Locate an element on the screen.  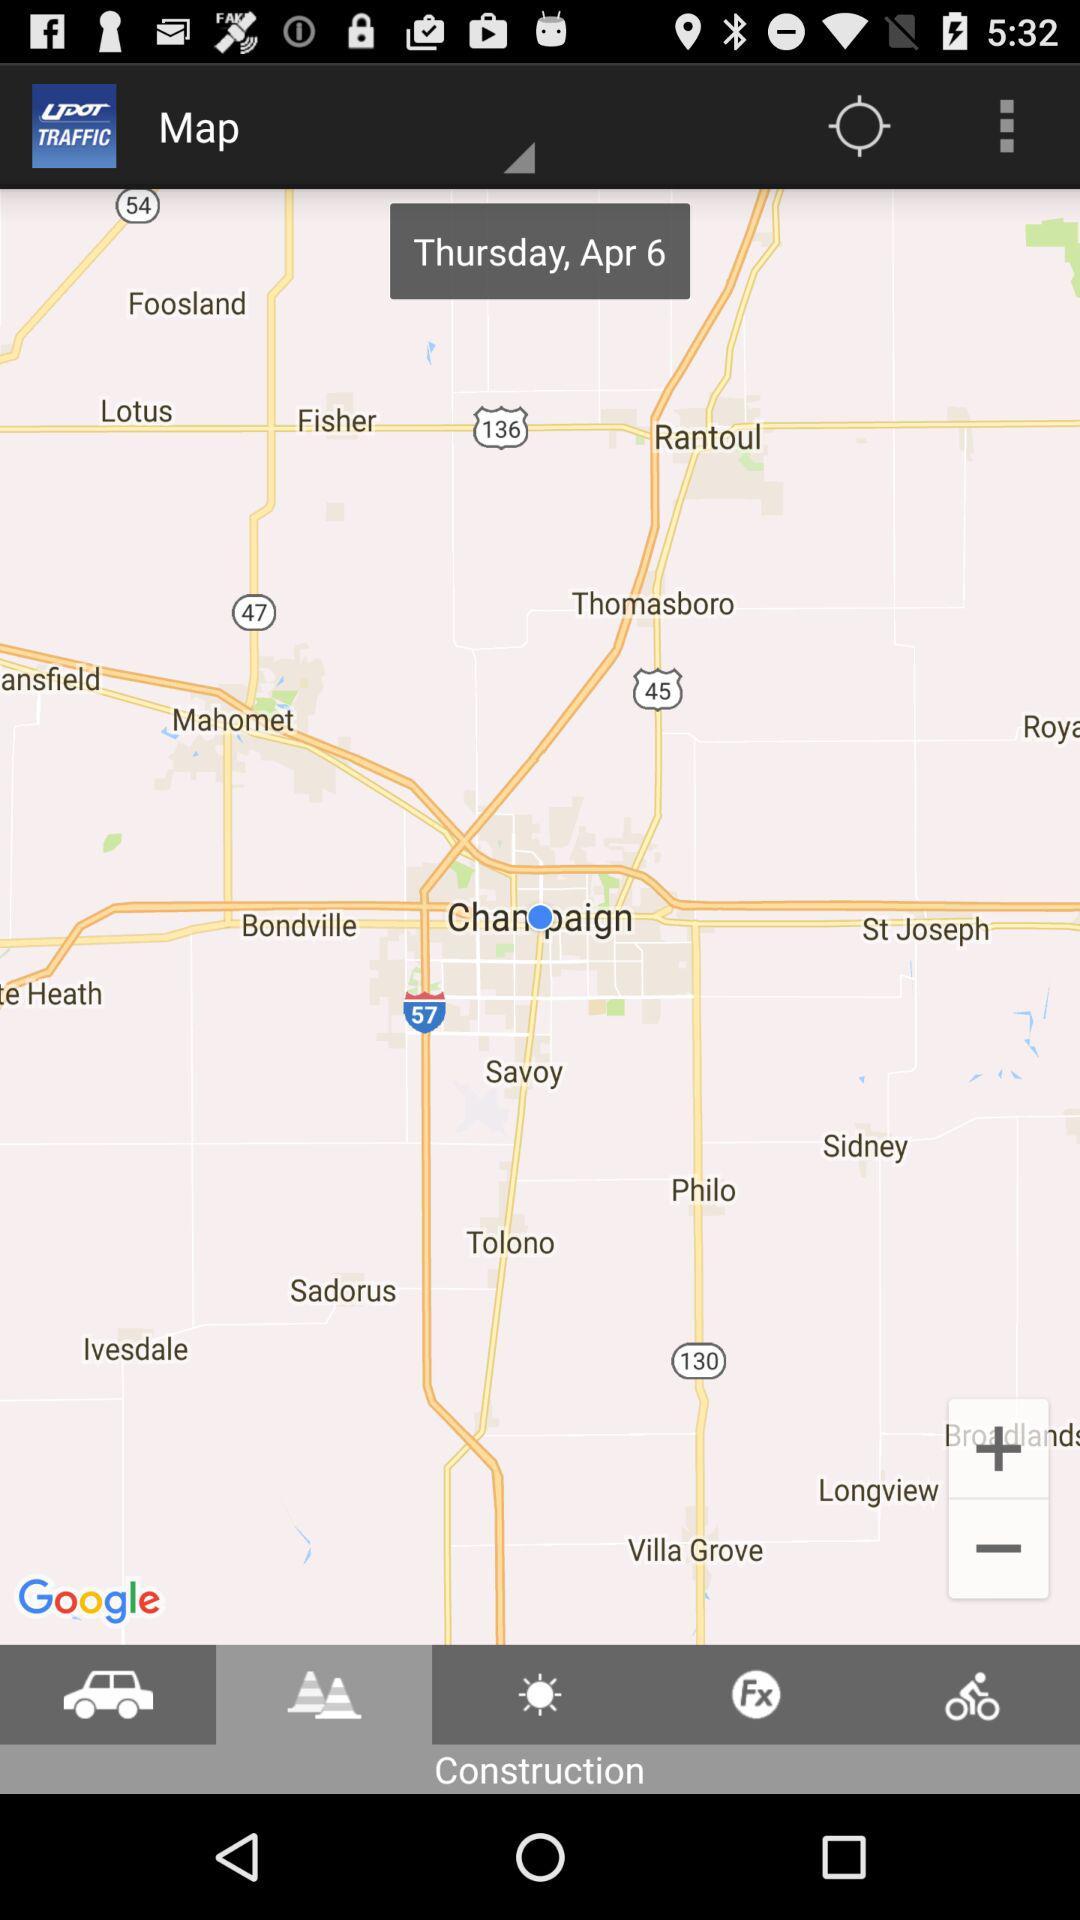
thursday apr 6 is located at coordinates (540, 250).